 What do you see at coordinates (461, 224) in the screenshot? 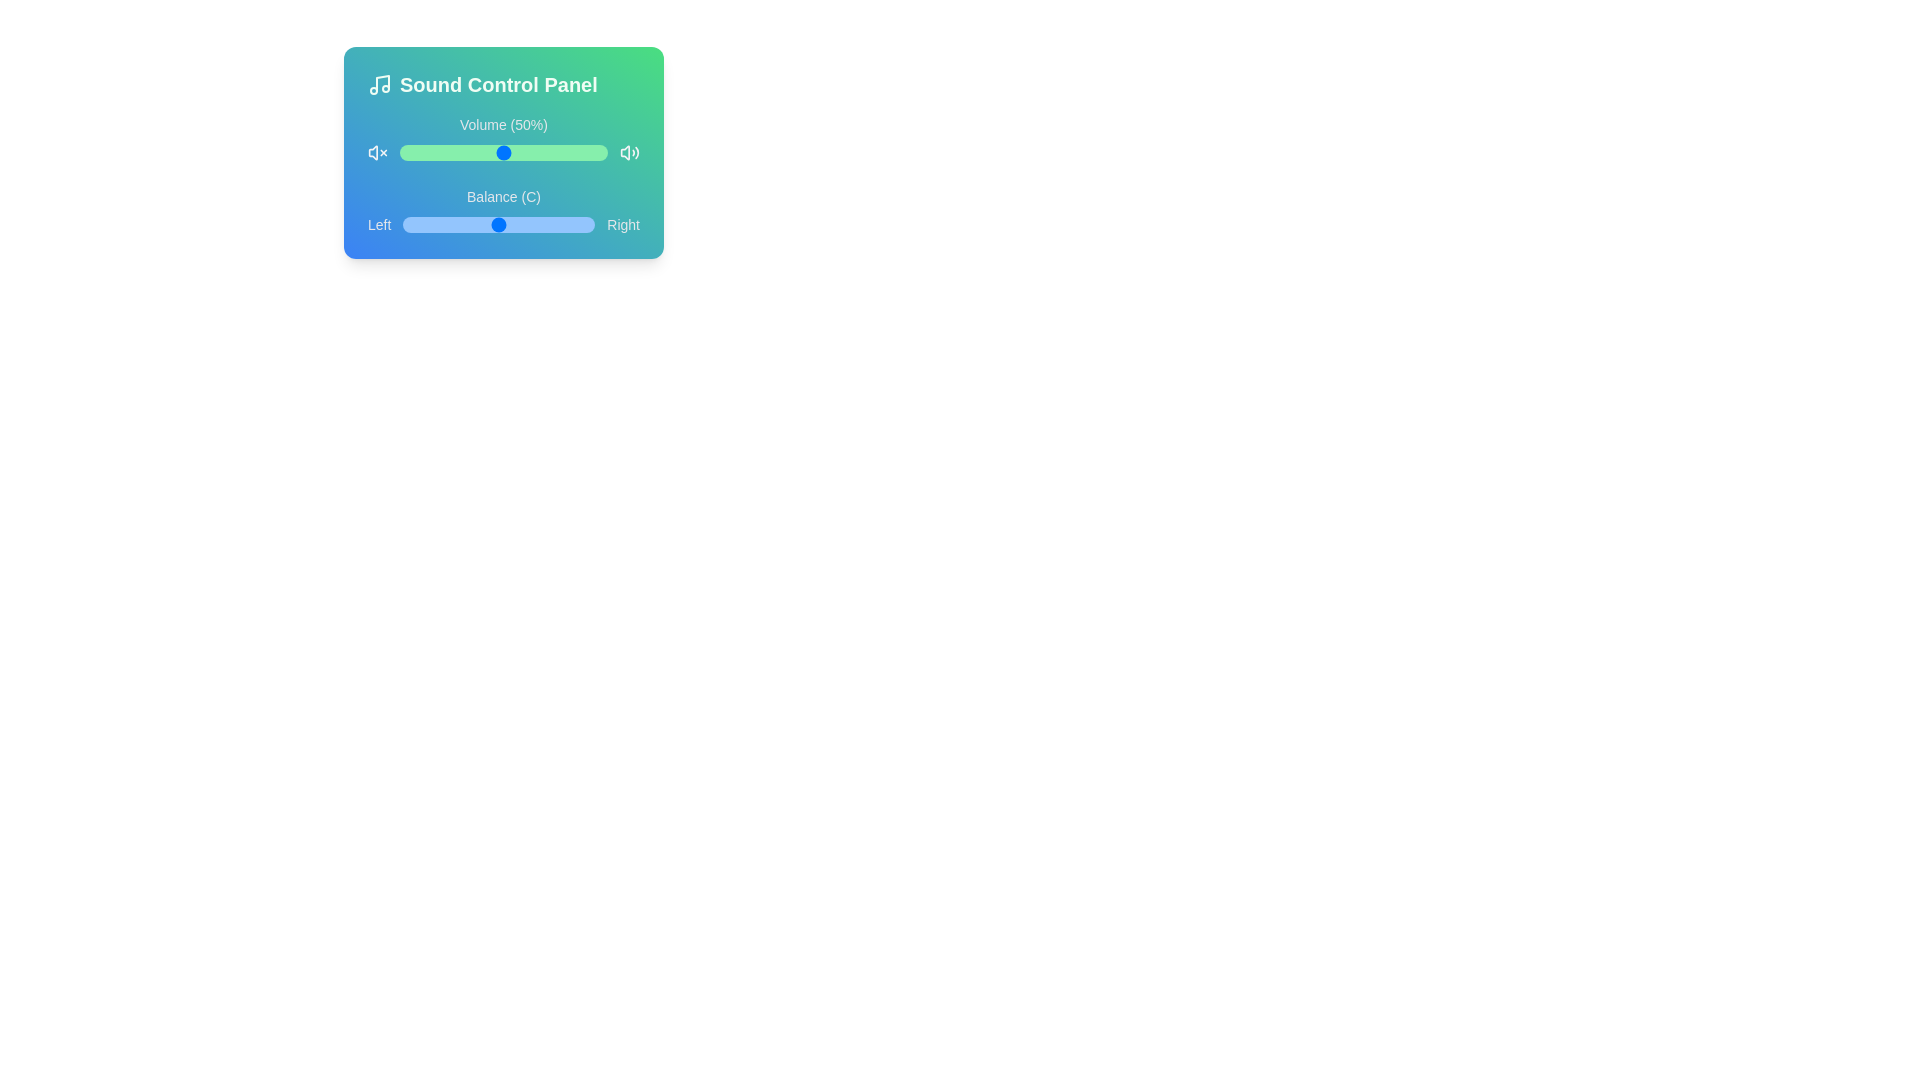
I see `balance` at bounding box center [461, 224].